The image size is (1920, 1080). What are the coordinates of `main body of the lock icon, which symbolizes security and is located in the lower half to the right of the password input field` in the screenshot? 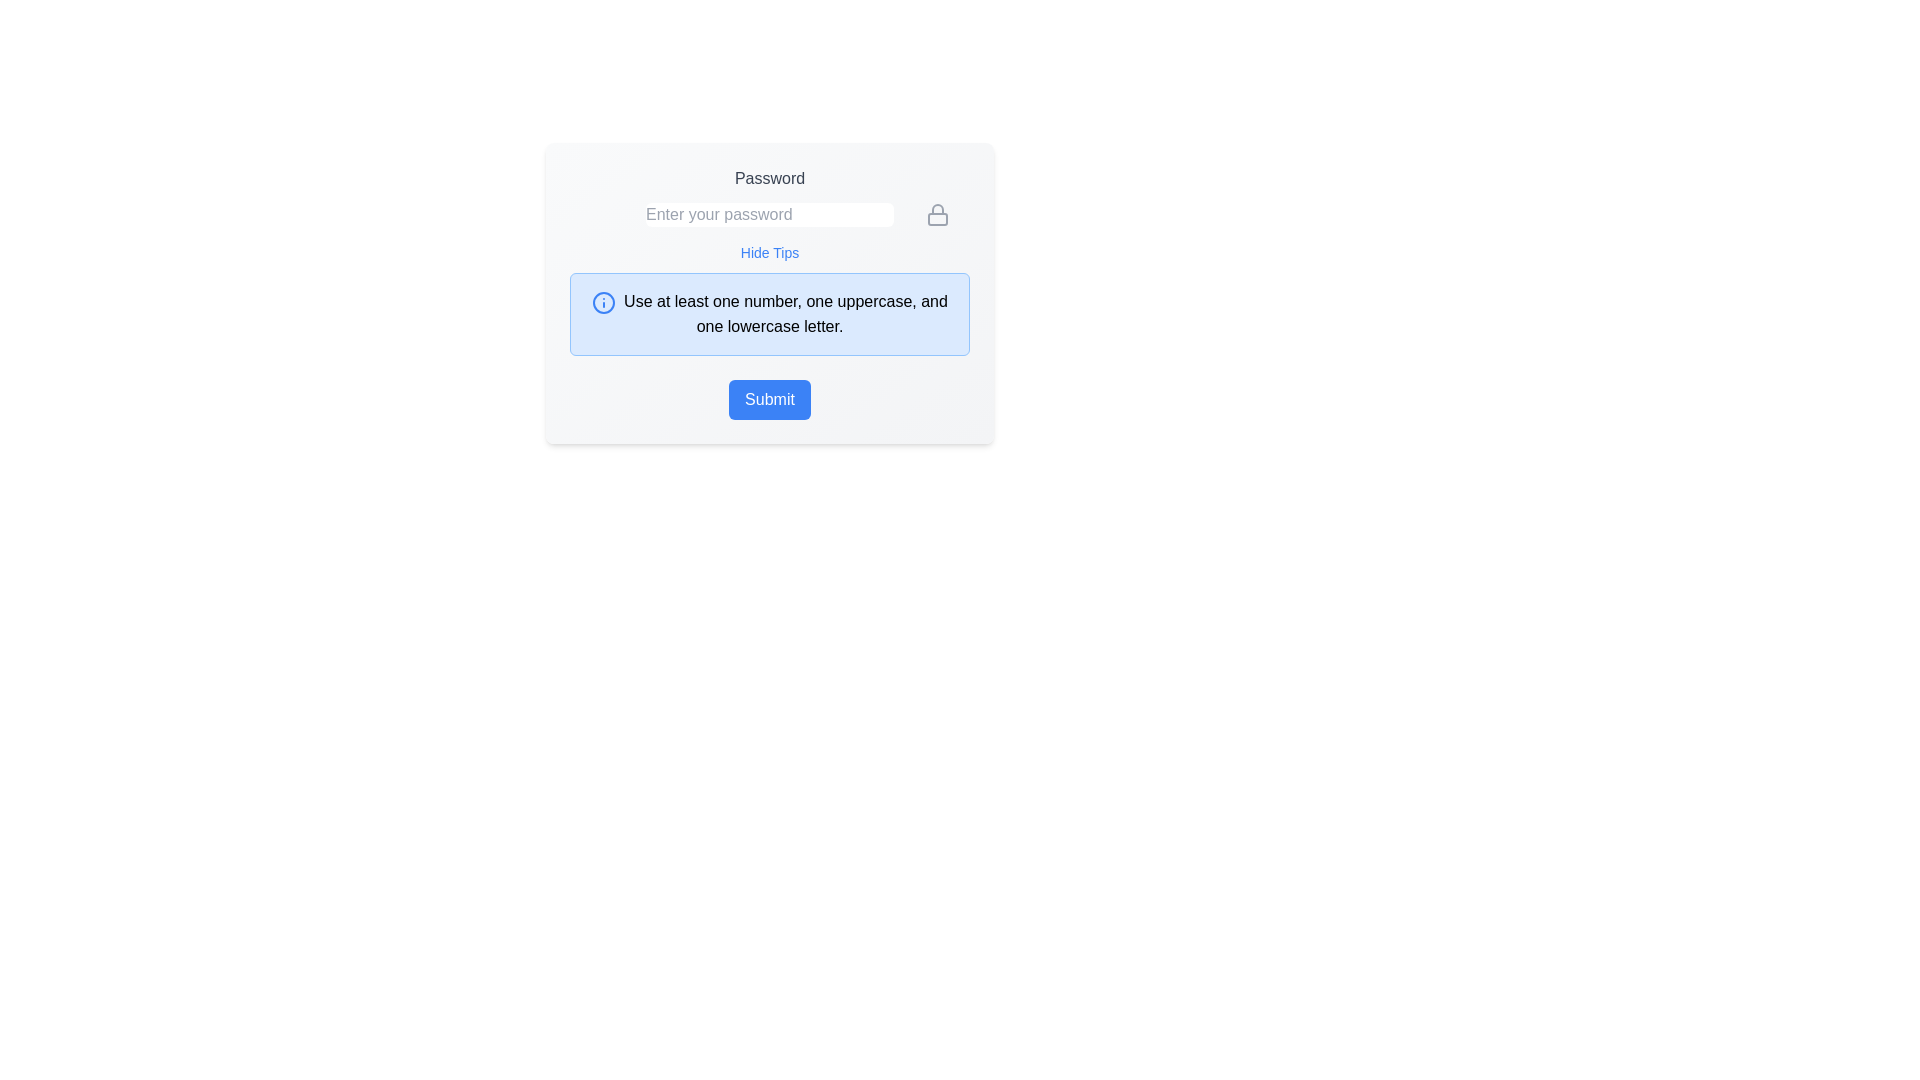 It's located at (936, 219).